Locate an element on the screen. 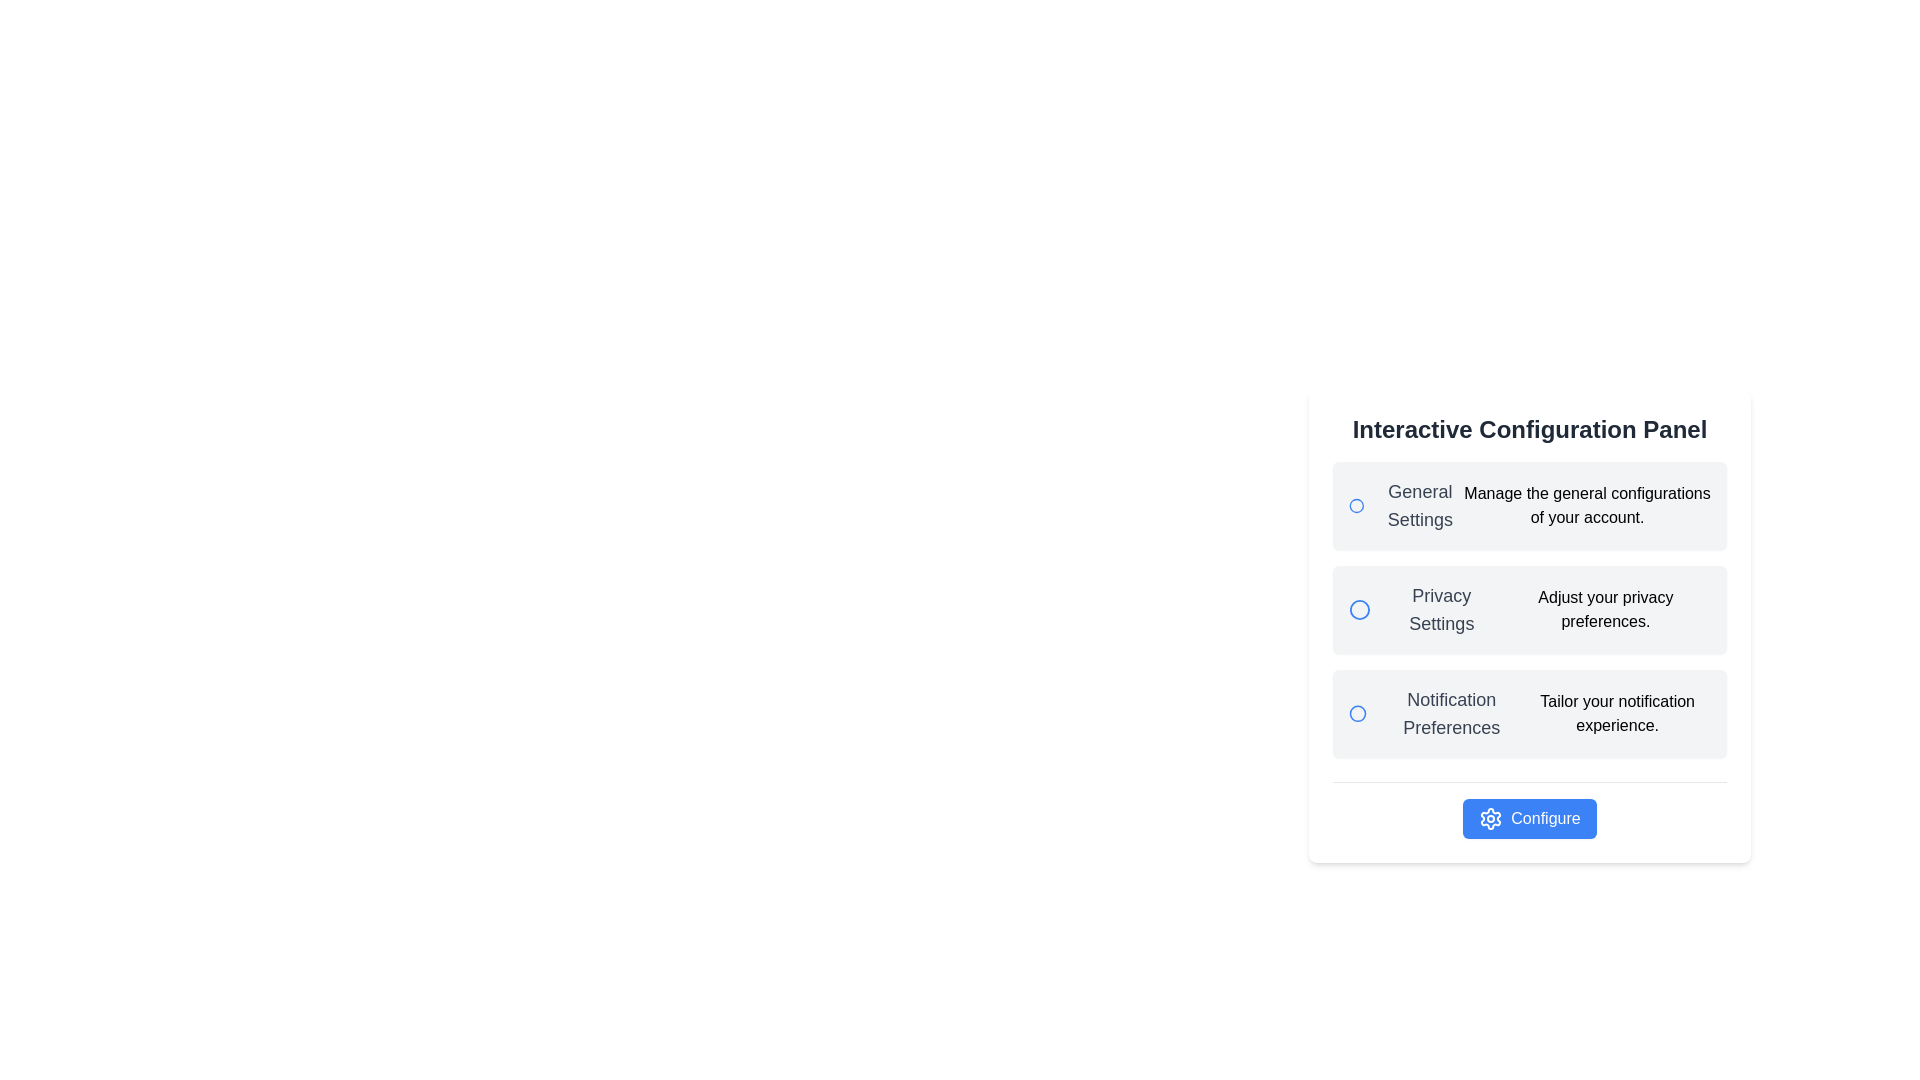 The height and width of the screenshot is (1080, 1920). the circular icon with a blue outline located next to the text 'General Settings' is located at coordinates (1356, 504).